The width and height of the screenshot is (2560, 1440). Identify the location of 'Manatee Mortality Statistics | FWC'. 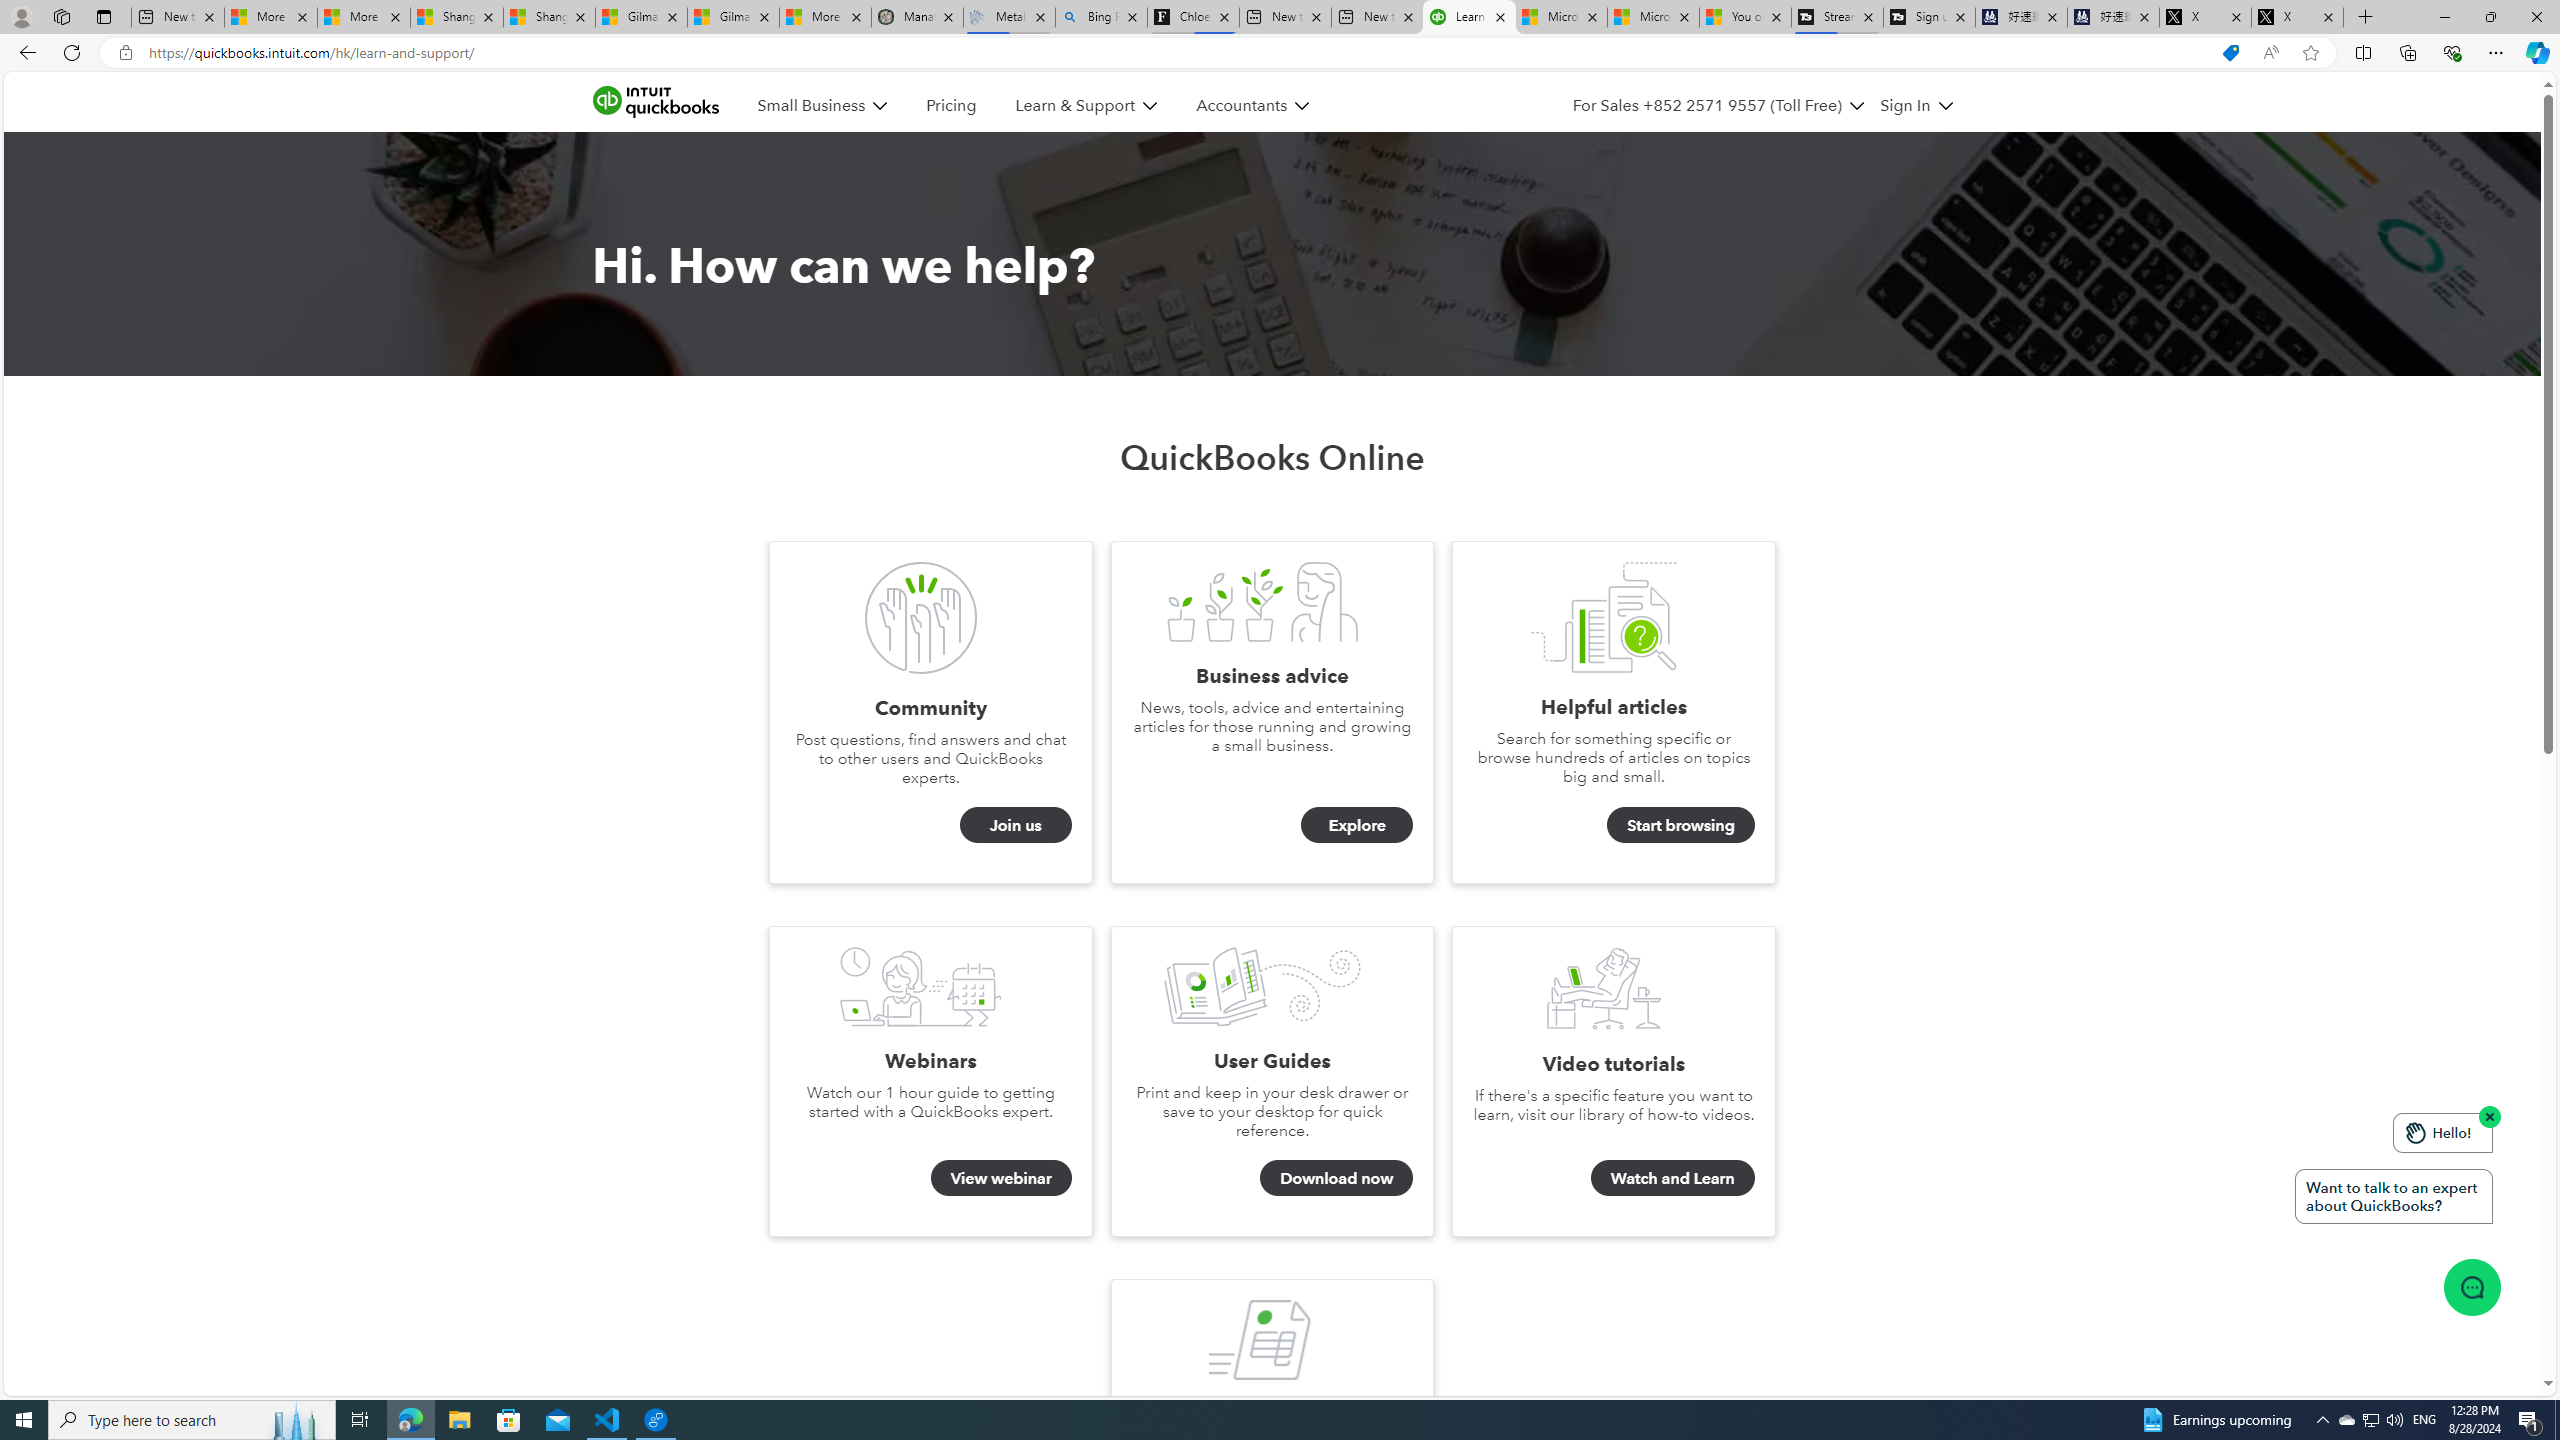
(917, 16).